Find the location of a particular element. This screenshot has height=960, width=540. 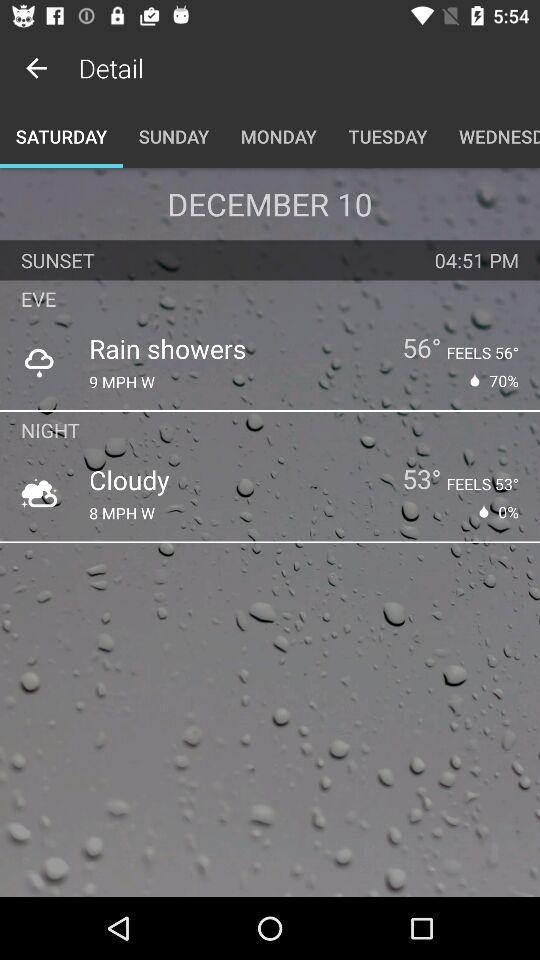

the item to the left of the detail app is located at coordinates (36, 68).